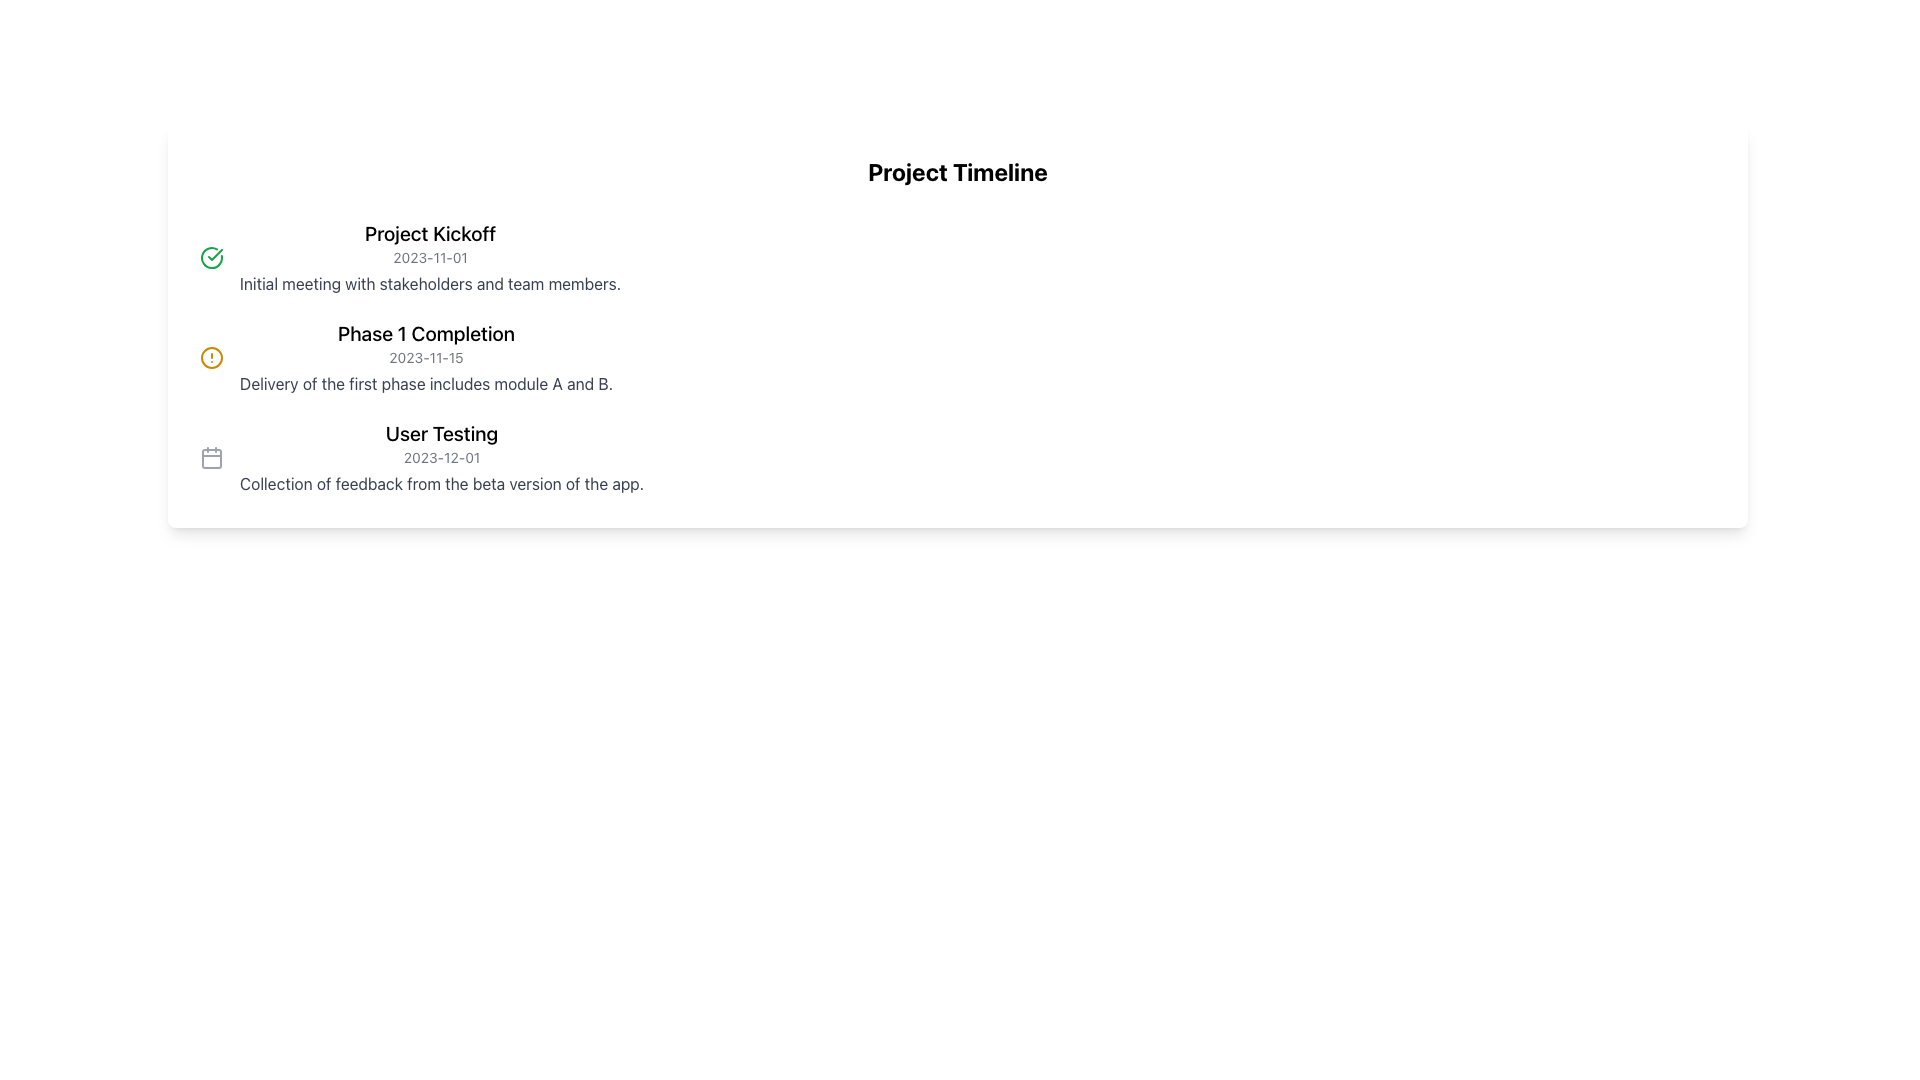 The height and width of the screenshot is (1080, 1920). Describe the element at coordinates (440, 483) in the screenshot. I see `the text label reading 'Collection of feedback from the beta version of the app.' located below the heading 'User Testing' in the timeline layout` at that location.